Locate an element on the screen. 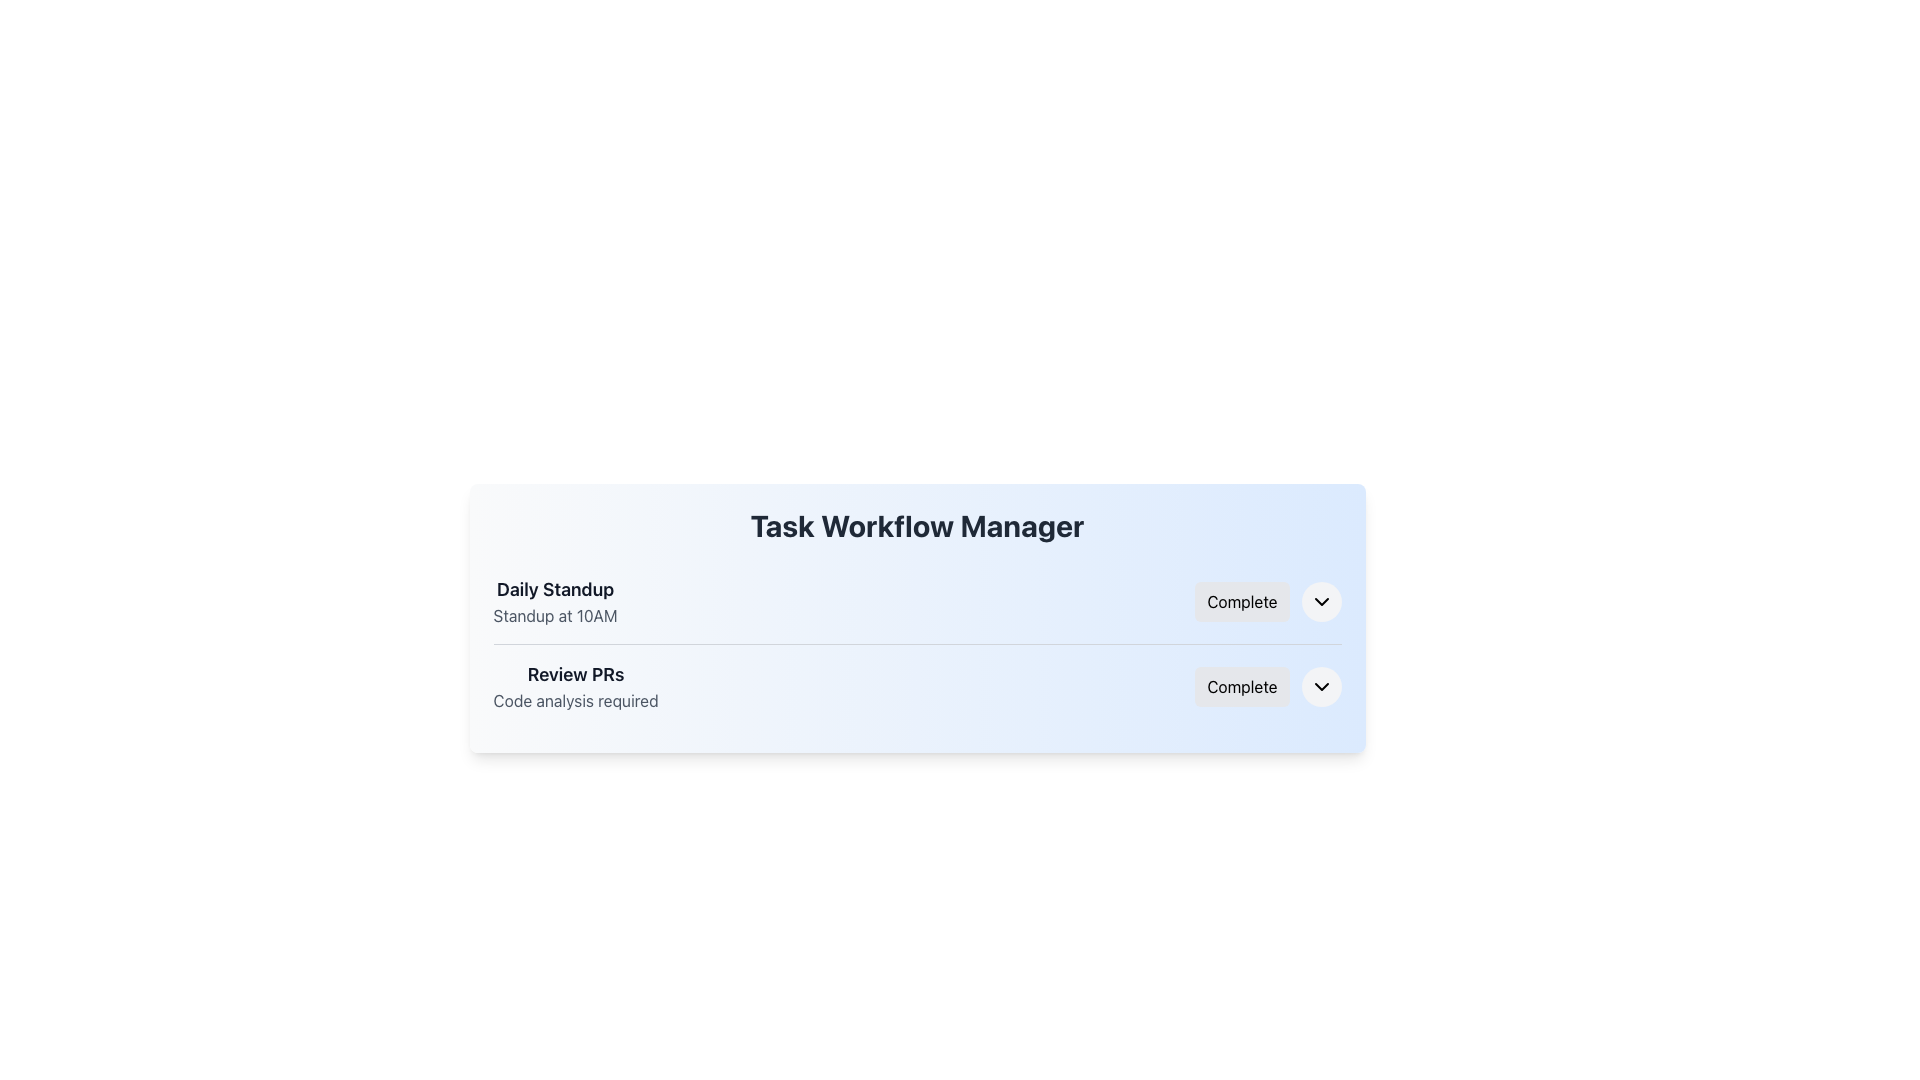 The width and height of the screenshot is (1920, 1080). text label located below the 'Daily Standup' in the 'Task Workflow Manager' section, which provides information about the timing for the task is located at coordinates (555, 615).